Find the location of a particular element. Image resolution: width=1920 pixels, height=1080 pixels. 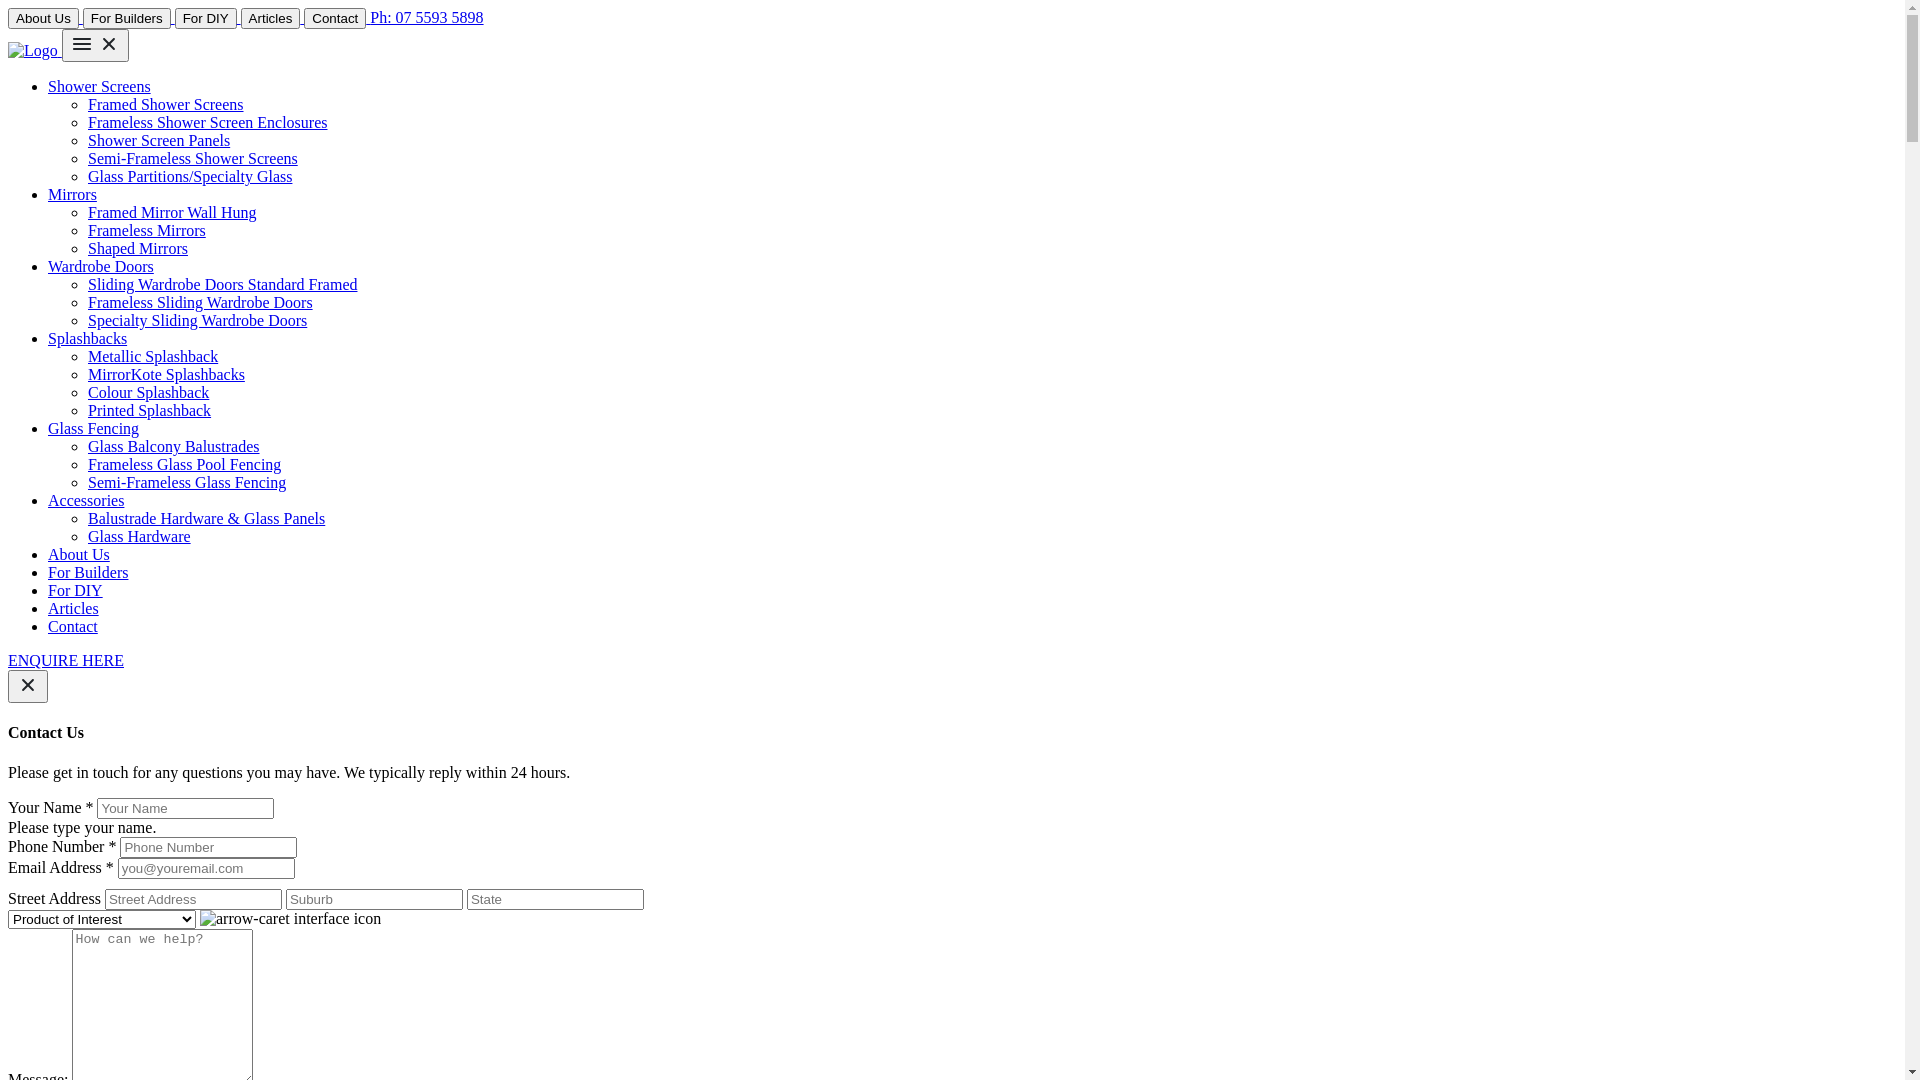

'Balustrade Hardware & Glass Panels' is located at coordinates (206, 517).